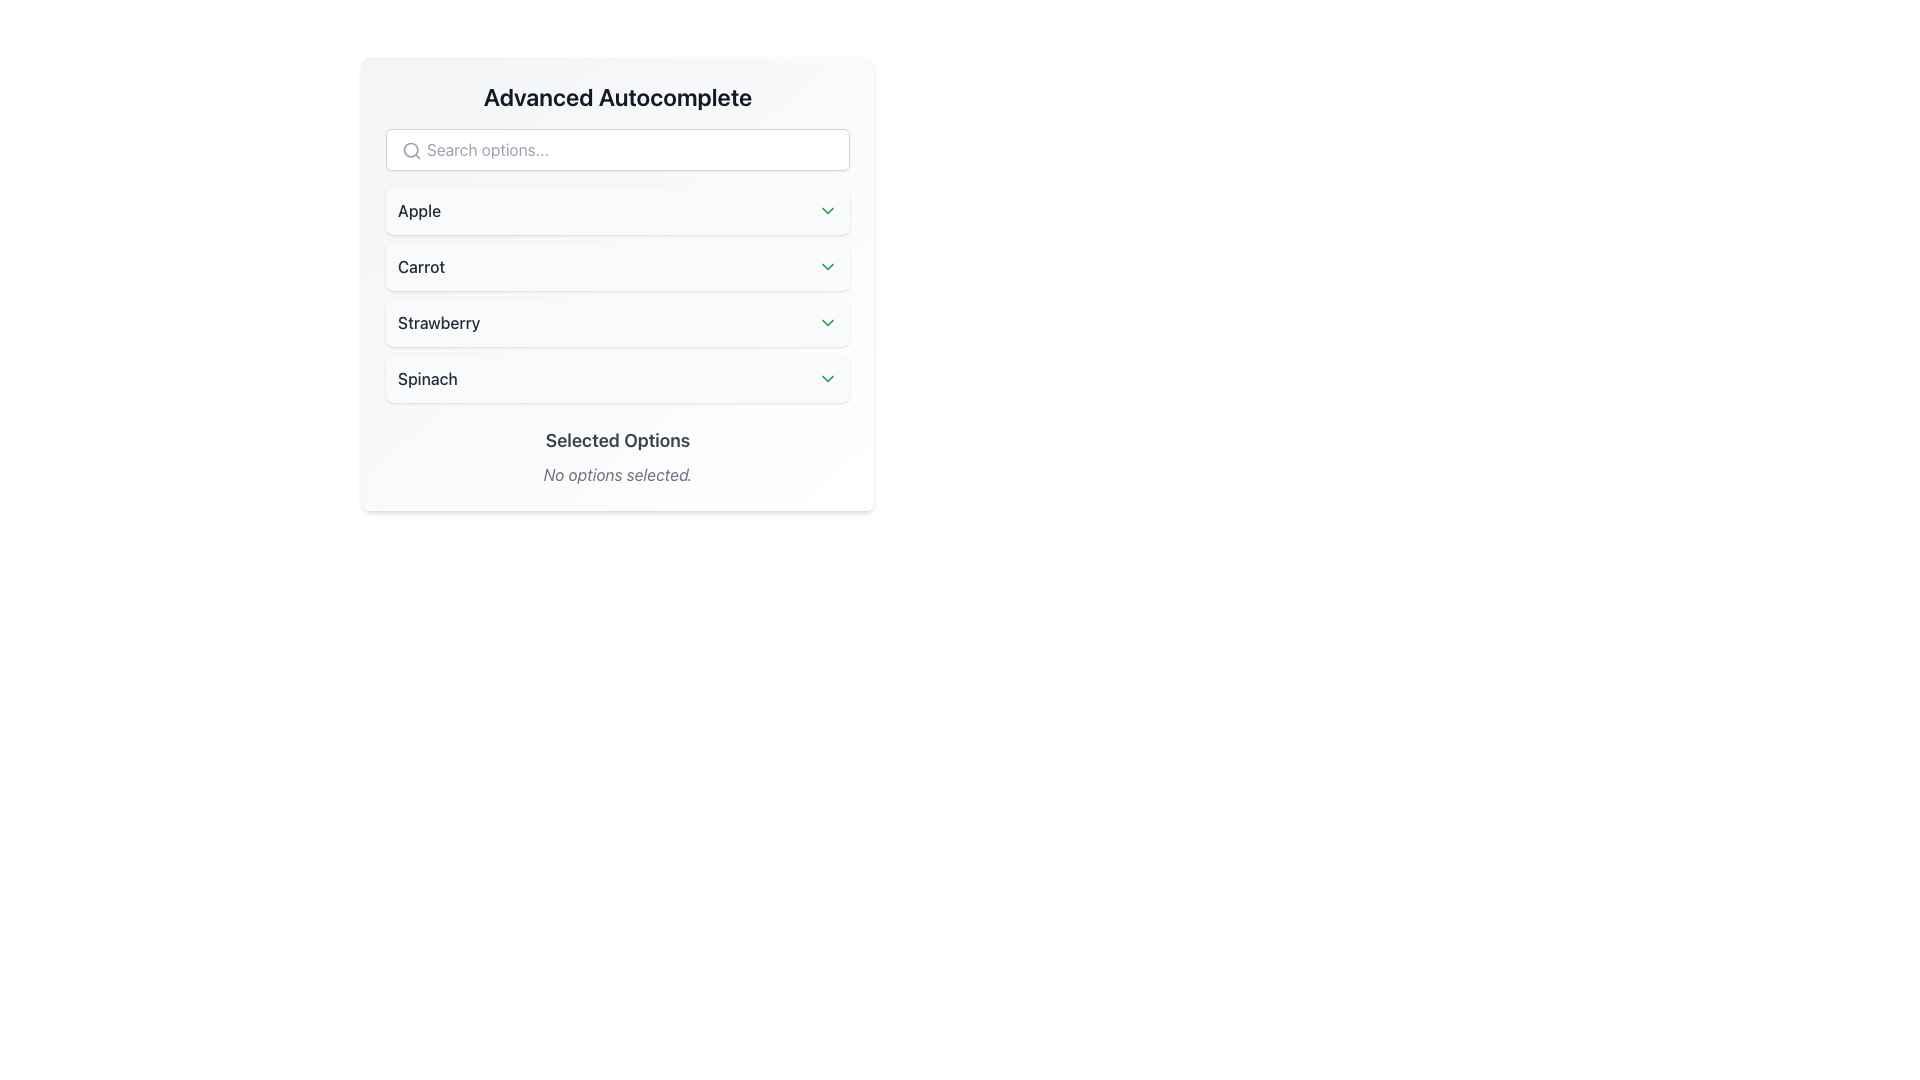 The height and width of the screenshot is (1080, 1920). Describe the element at coordinates (411, 149) in the screenshot. I see `the gray search icon represented by a magnifying glass symbol, located on the left side of the 'Search options' text input field below 'Advanced Autocomplete'` at that location.